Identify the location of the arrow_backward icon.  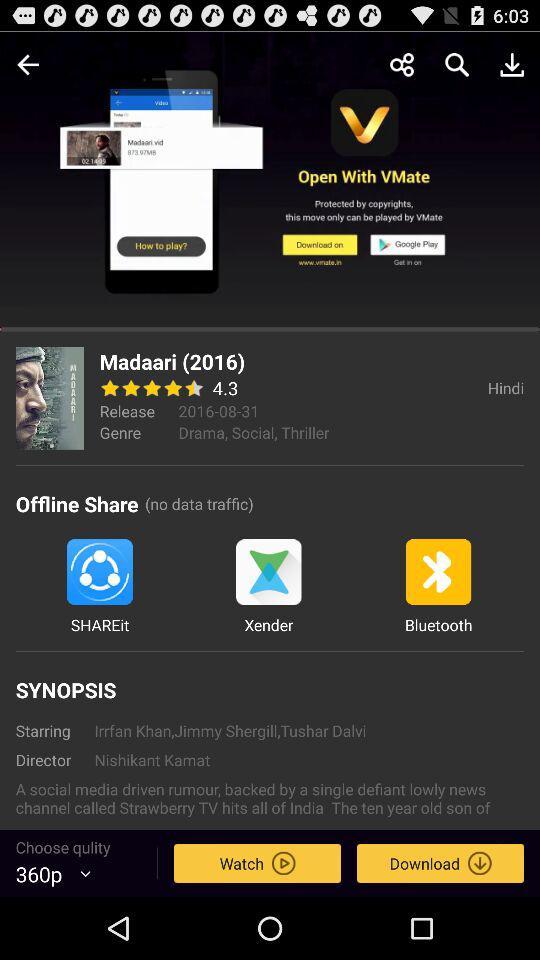
(26, 69).